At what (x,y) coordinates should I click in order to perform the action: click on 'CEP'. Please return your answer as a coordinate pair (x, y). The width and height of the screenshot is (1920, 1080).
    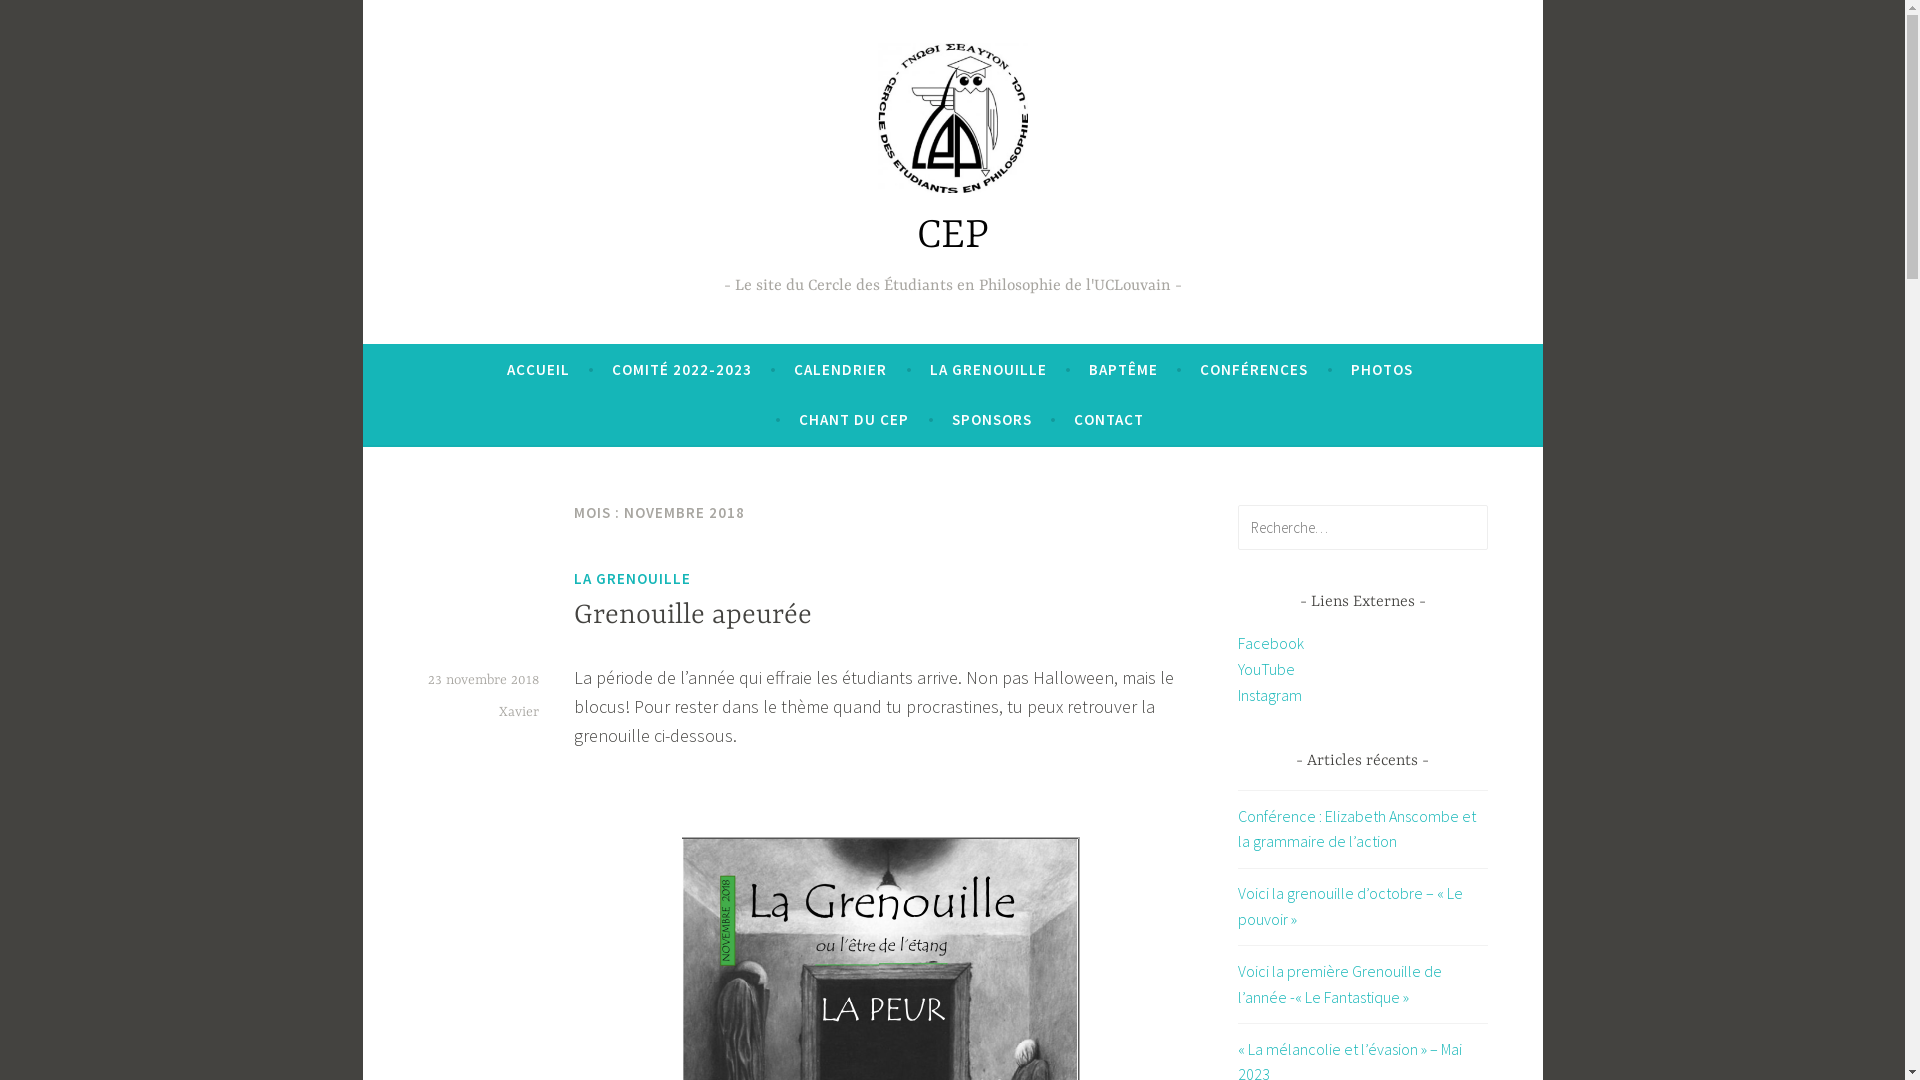
    Looking at the image, I should click on (950, 235).